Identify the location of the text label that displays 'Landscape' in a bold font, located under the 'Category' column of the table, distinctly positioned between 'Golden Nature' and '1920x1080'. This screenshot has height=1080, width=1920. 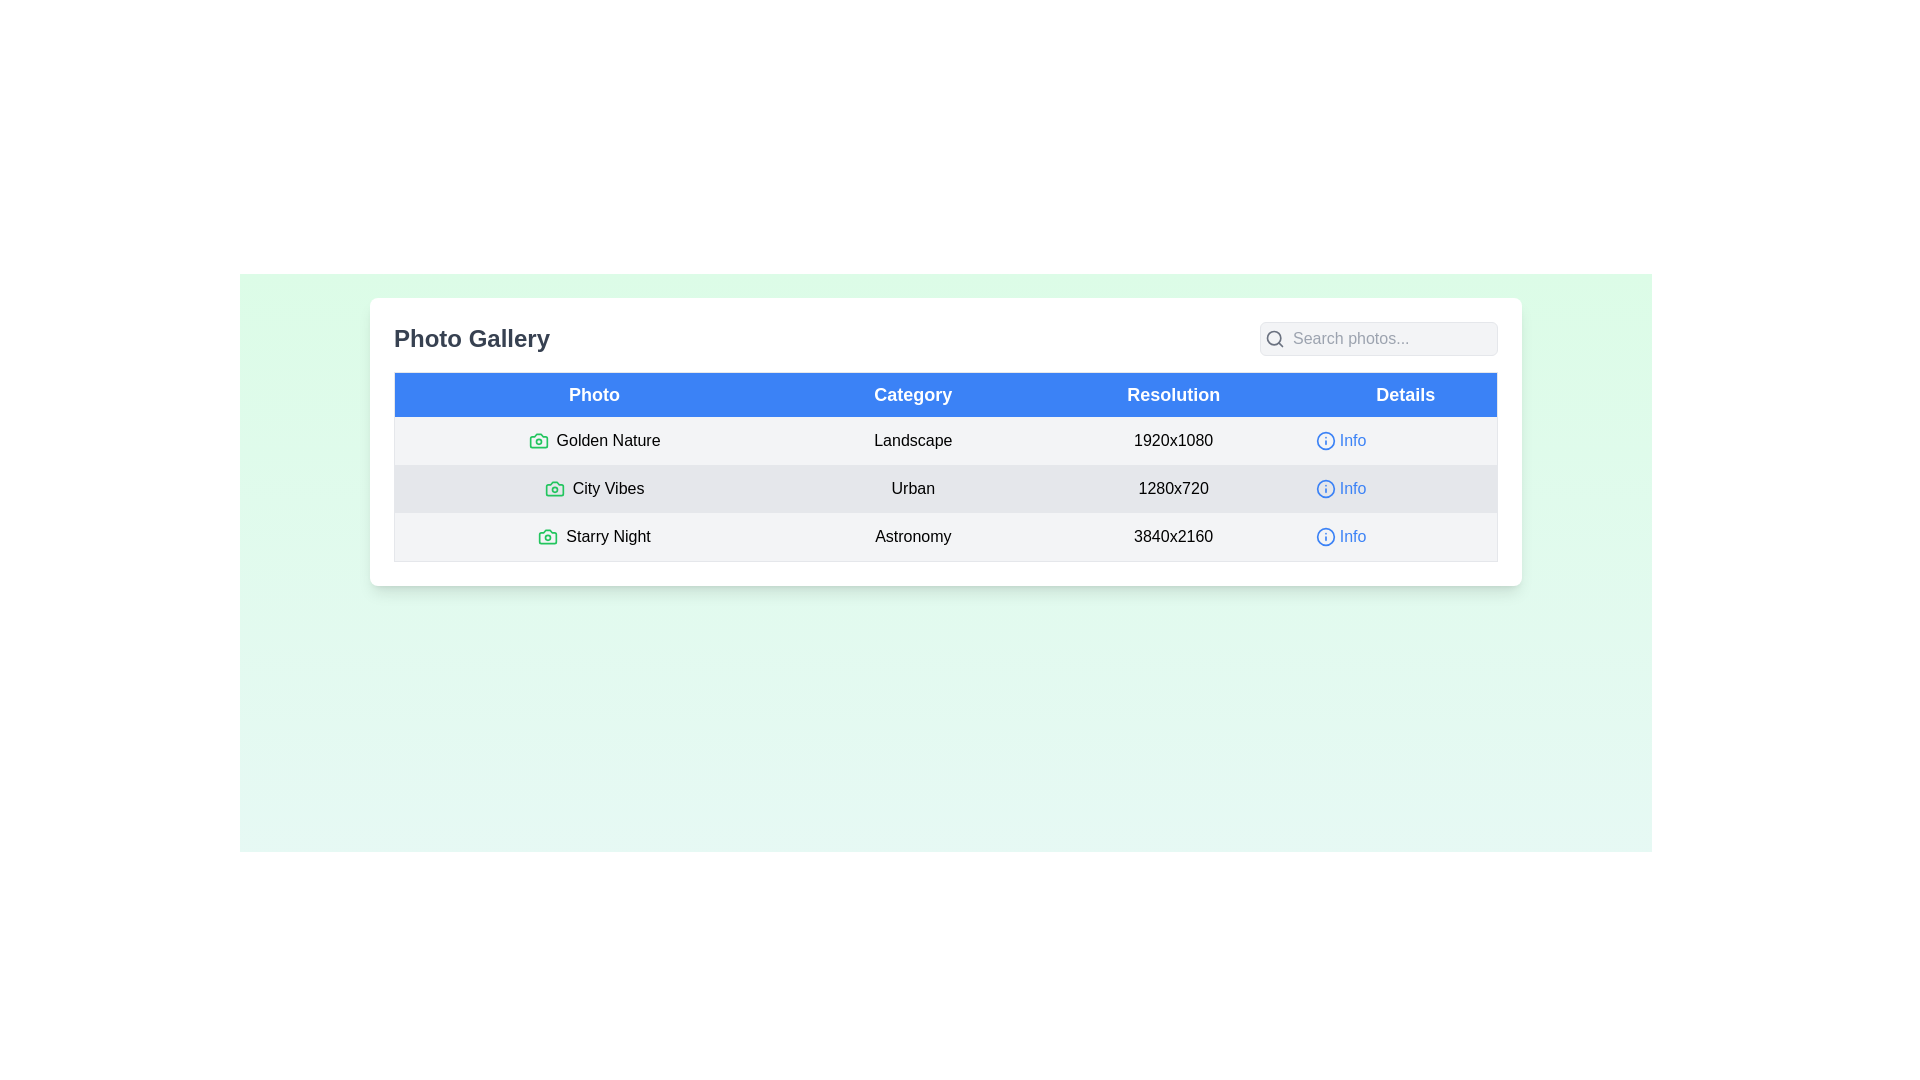
(912, 439).